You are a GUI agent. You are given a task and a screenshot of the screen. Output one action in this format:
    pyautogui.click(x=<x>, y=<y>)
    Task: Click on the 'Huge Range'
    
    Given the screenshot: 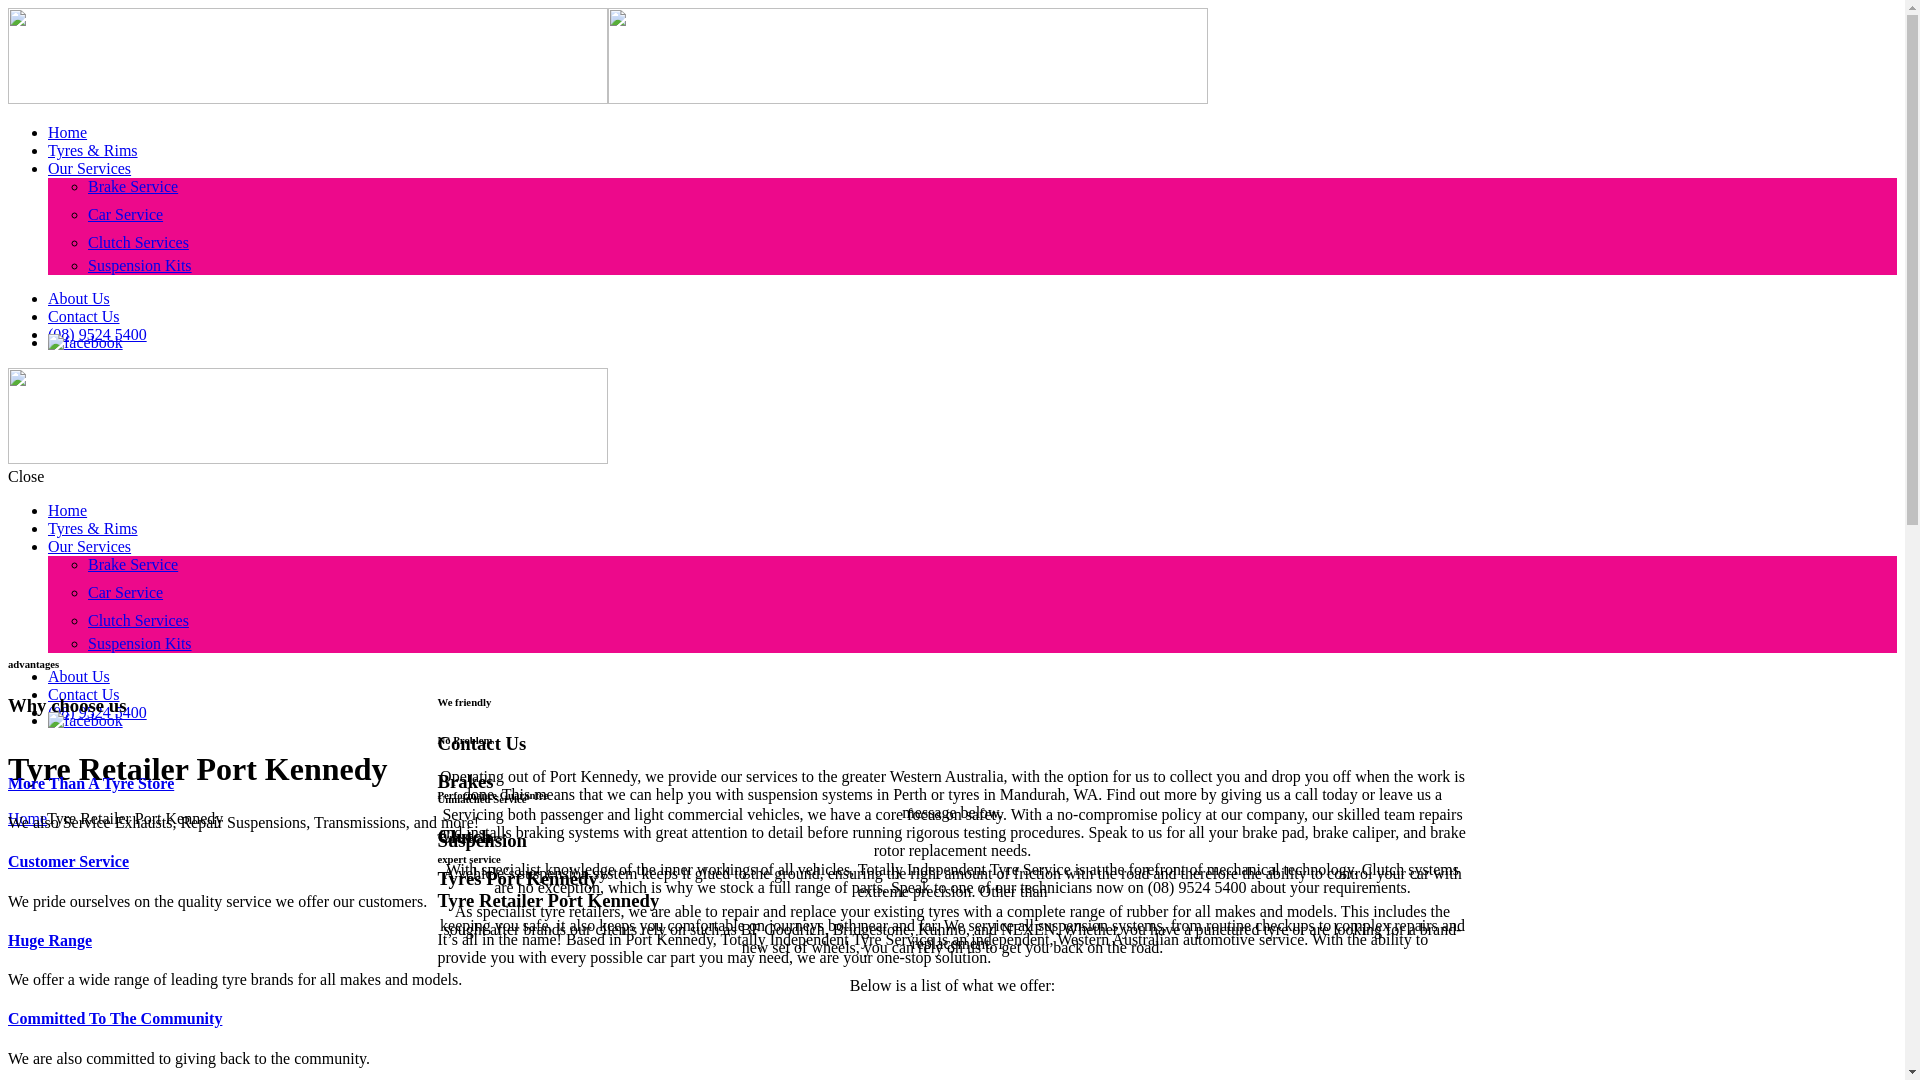 What is the action you would take?
    pyautogui.click(x=8, y=940)
    